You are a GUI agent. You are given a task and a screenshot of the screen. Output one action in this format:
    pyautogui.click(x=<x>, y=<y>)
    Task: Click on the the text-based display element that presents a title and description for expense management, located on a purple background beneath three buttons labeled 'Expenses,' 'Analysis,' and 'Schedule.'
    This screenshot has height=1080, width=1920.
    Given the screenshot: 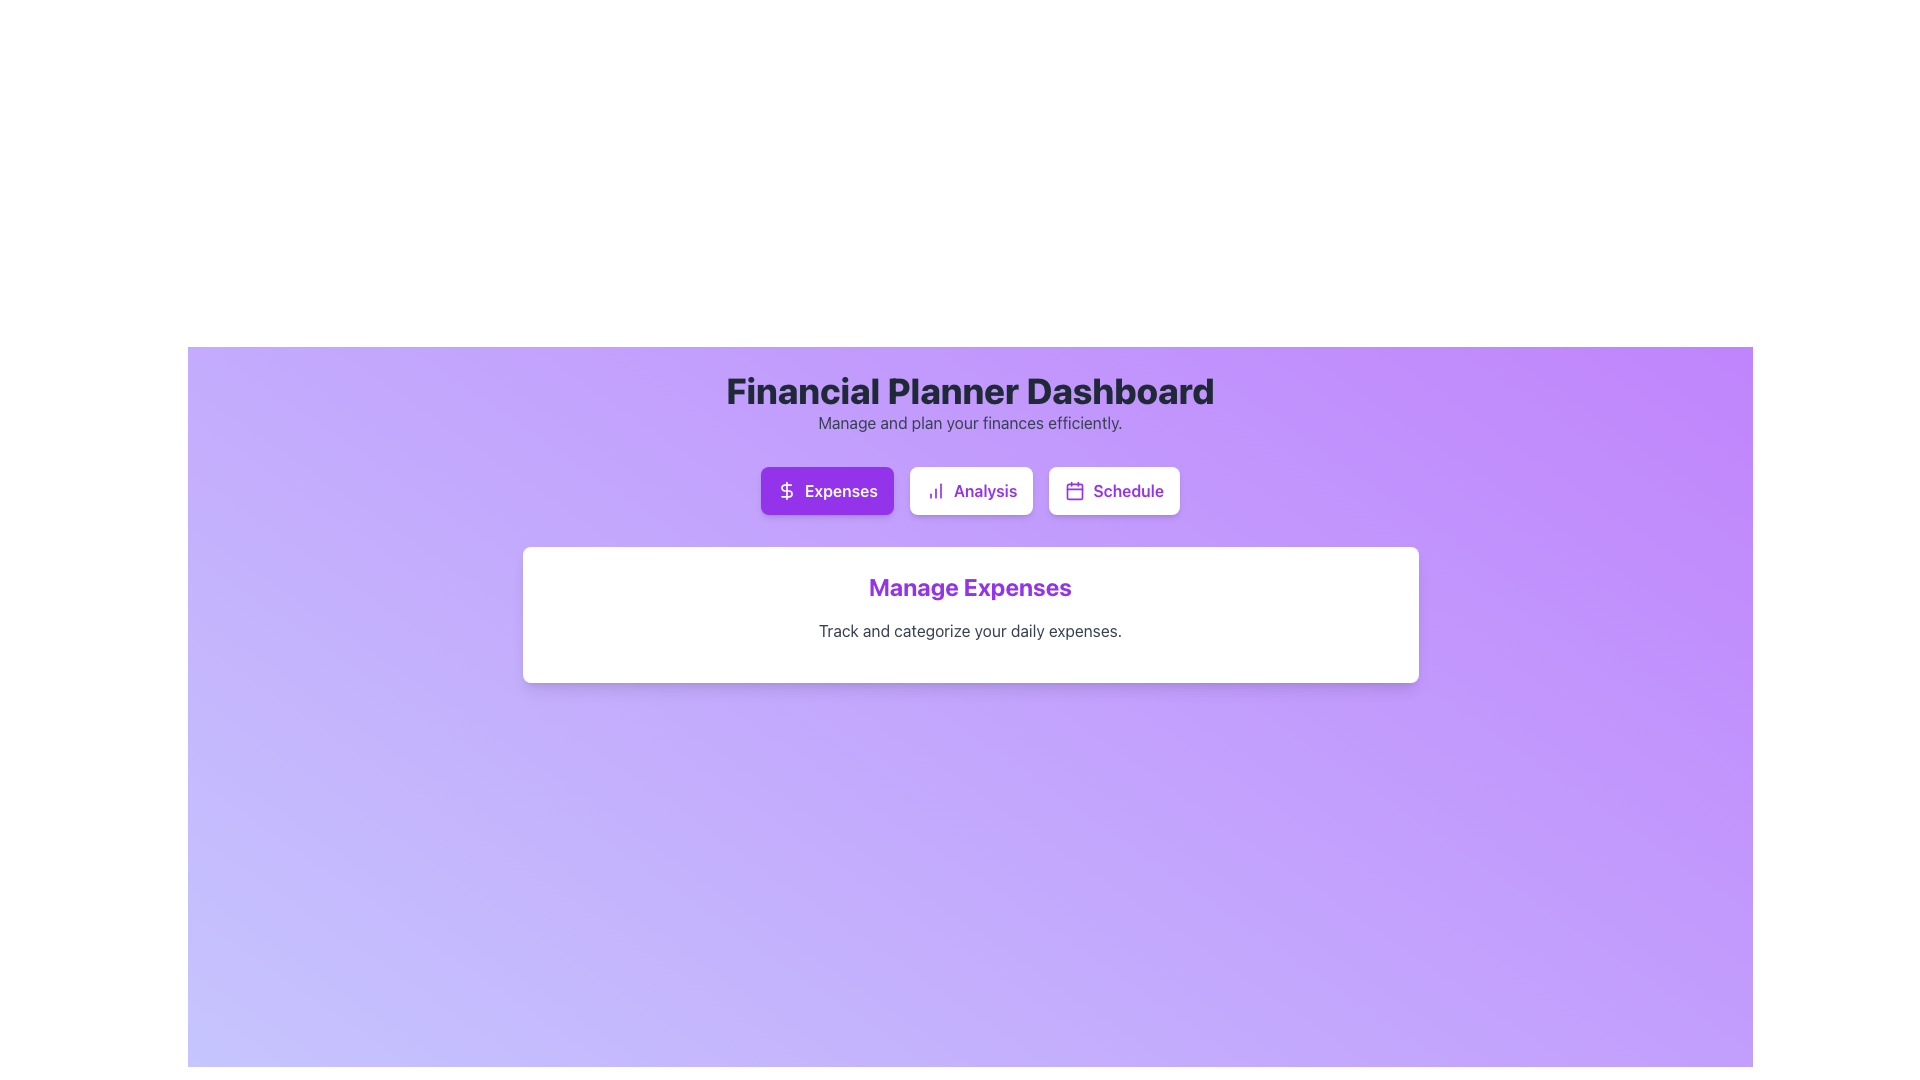 What is the action you would take?
    pyautogui.click(x=970, y=605)
    